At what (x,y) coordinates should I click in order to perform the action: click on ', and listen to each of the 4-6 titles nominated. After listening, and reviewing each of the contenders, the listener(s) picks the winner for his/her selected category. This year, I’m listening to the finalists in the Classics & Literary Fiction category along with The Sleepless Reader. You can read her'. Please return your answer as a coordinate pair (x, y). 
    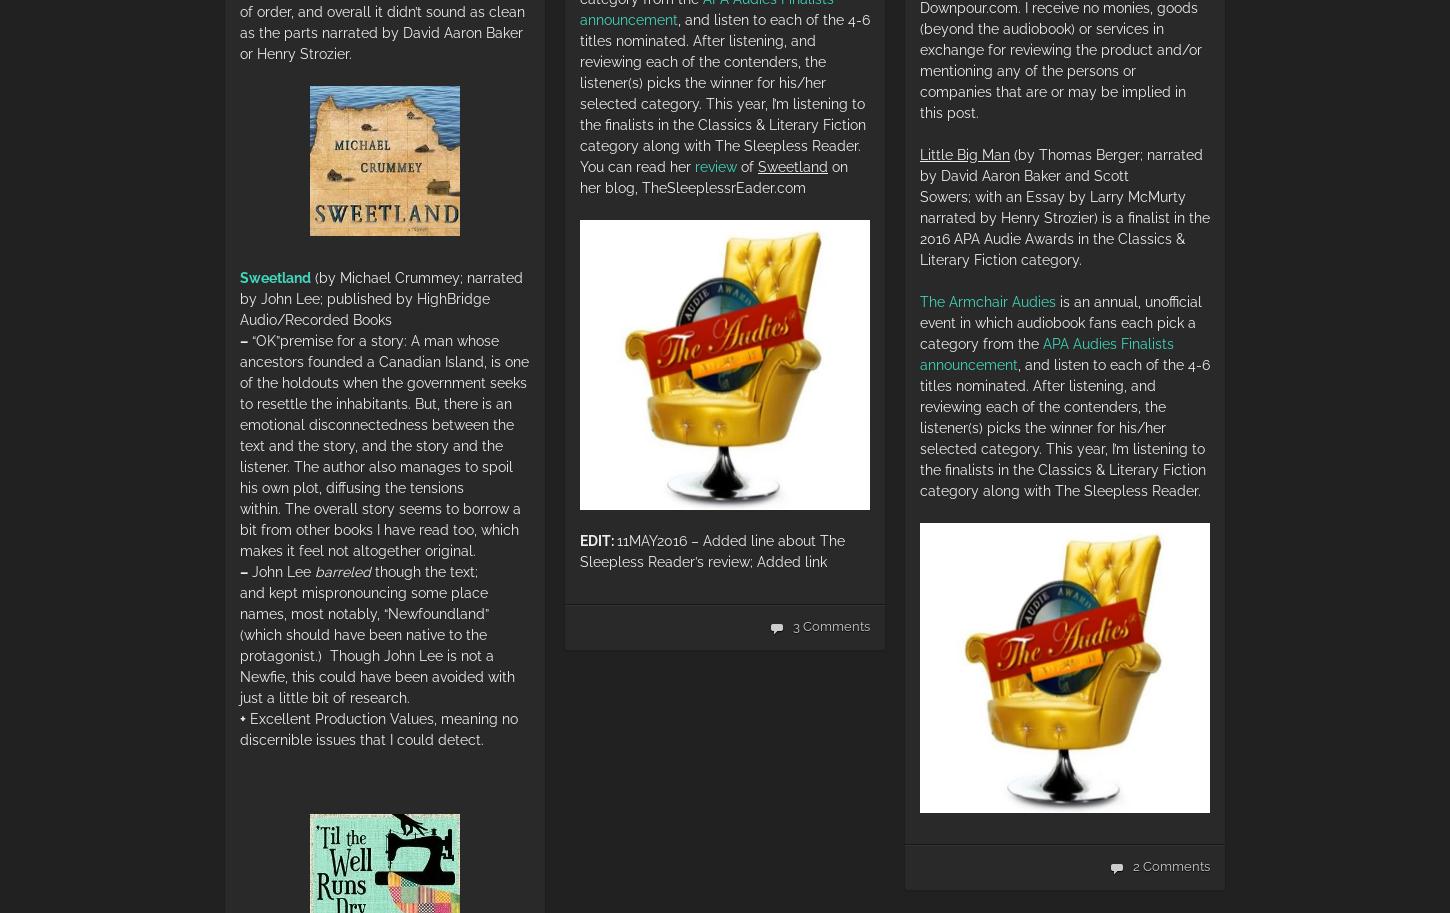
    Looking at the image, I should click on (725, 92).